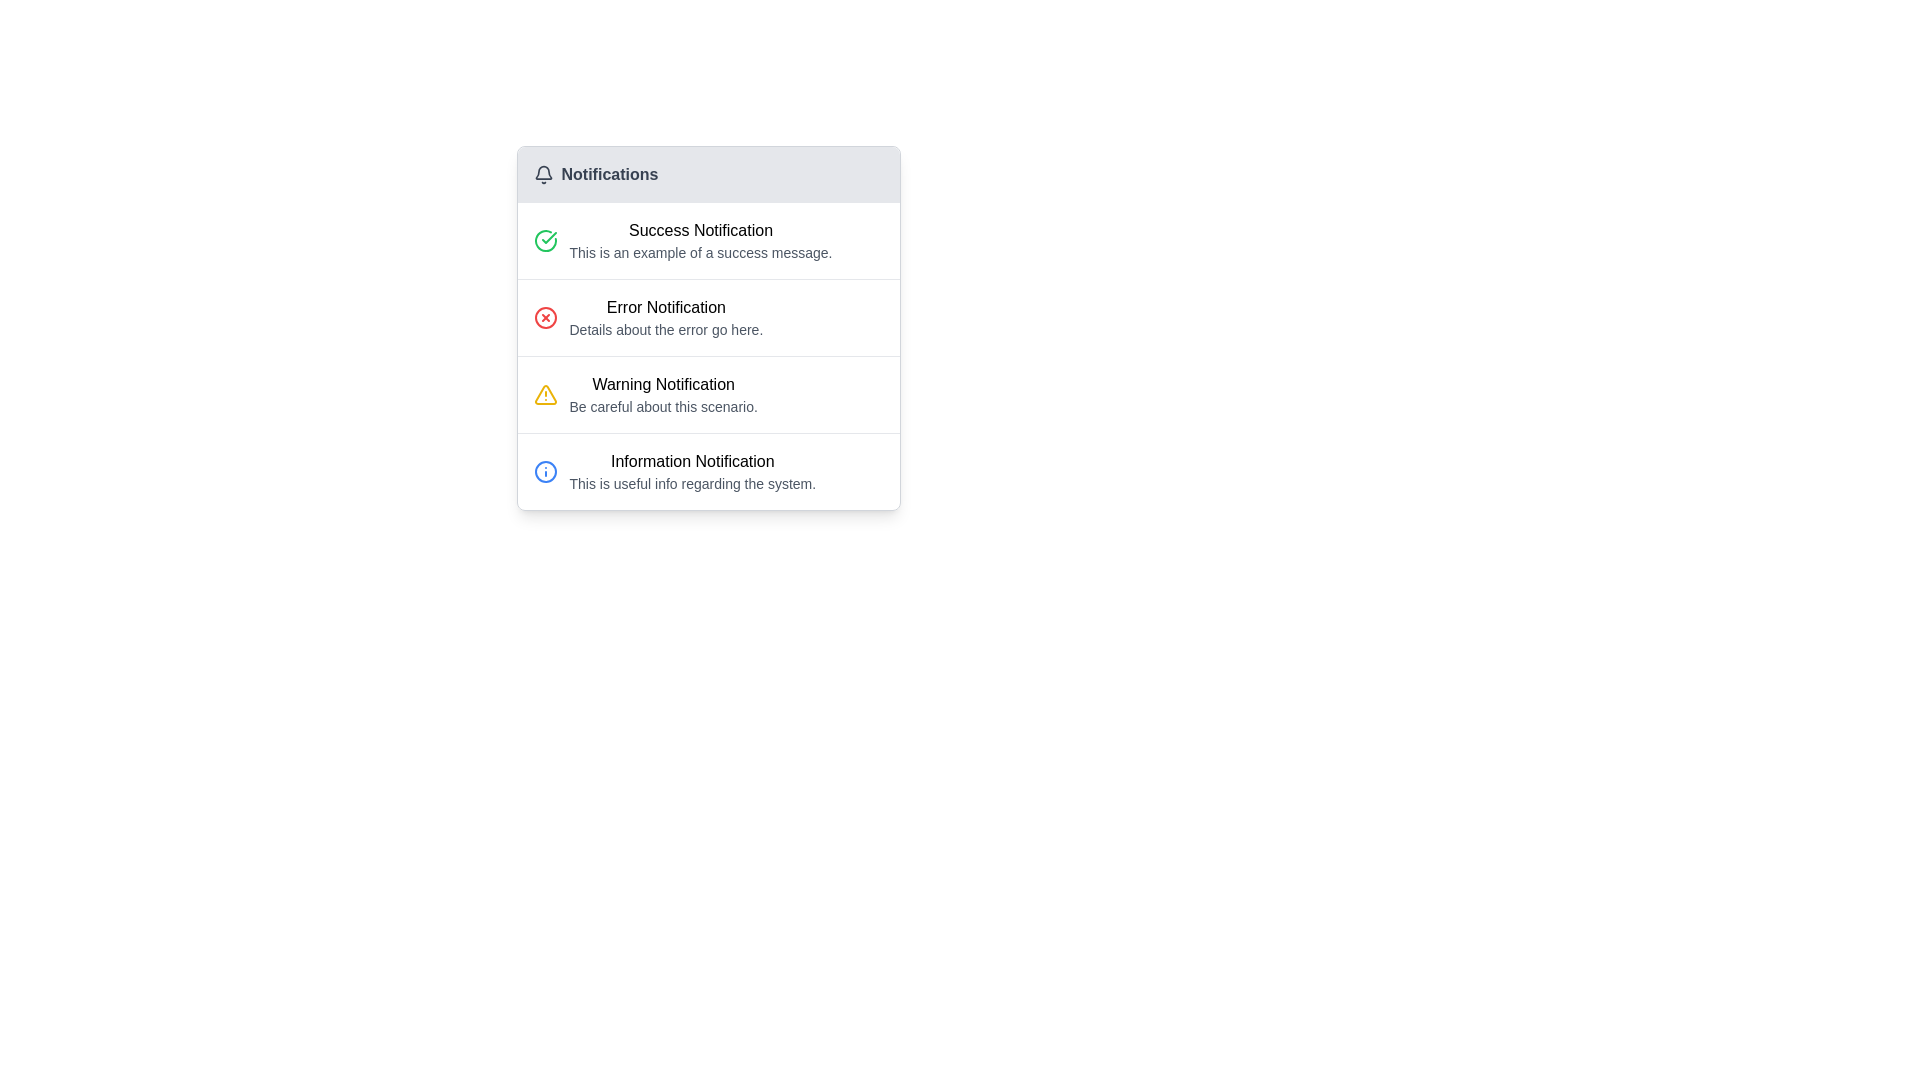 This screenshot has width=1920, height=1080. What do you see at coordinates (692, 483) in the screenshot?
I see `text content element that displays 'This is useful info regarding the system.' located below the 'Information Notification' header in the fourth notification card` at bounding box center [692, 483].